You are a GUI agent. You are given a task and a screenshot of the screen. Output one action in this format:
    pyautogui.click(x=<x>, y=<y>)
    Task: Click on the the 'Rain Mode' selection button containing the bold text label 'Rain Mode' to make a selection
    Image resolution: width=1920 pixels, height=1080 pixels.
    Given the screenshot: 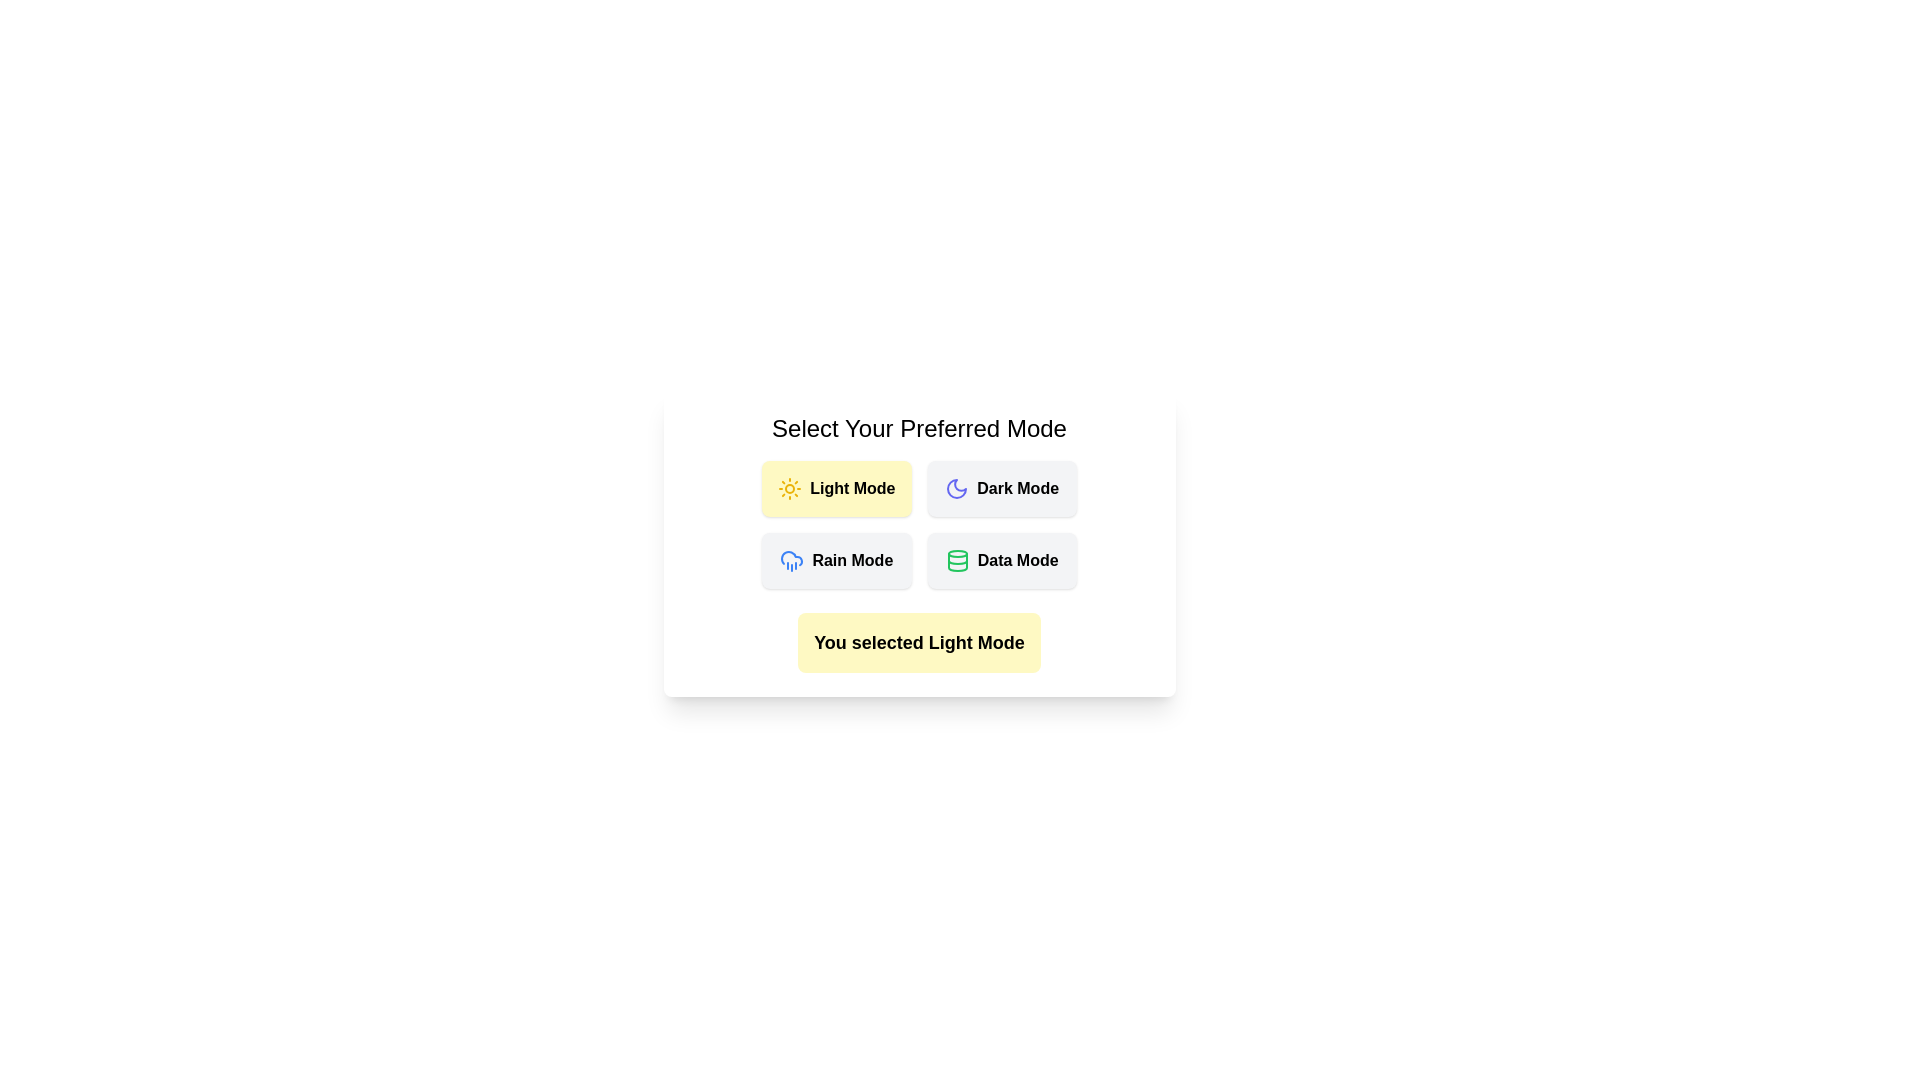 What is the action you would take?
    pyautogui.click(x=852, y=560)
    